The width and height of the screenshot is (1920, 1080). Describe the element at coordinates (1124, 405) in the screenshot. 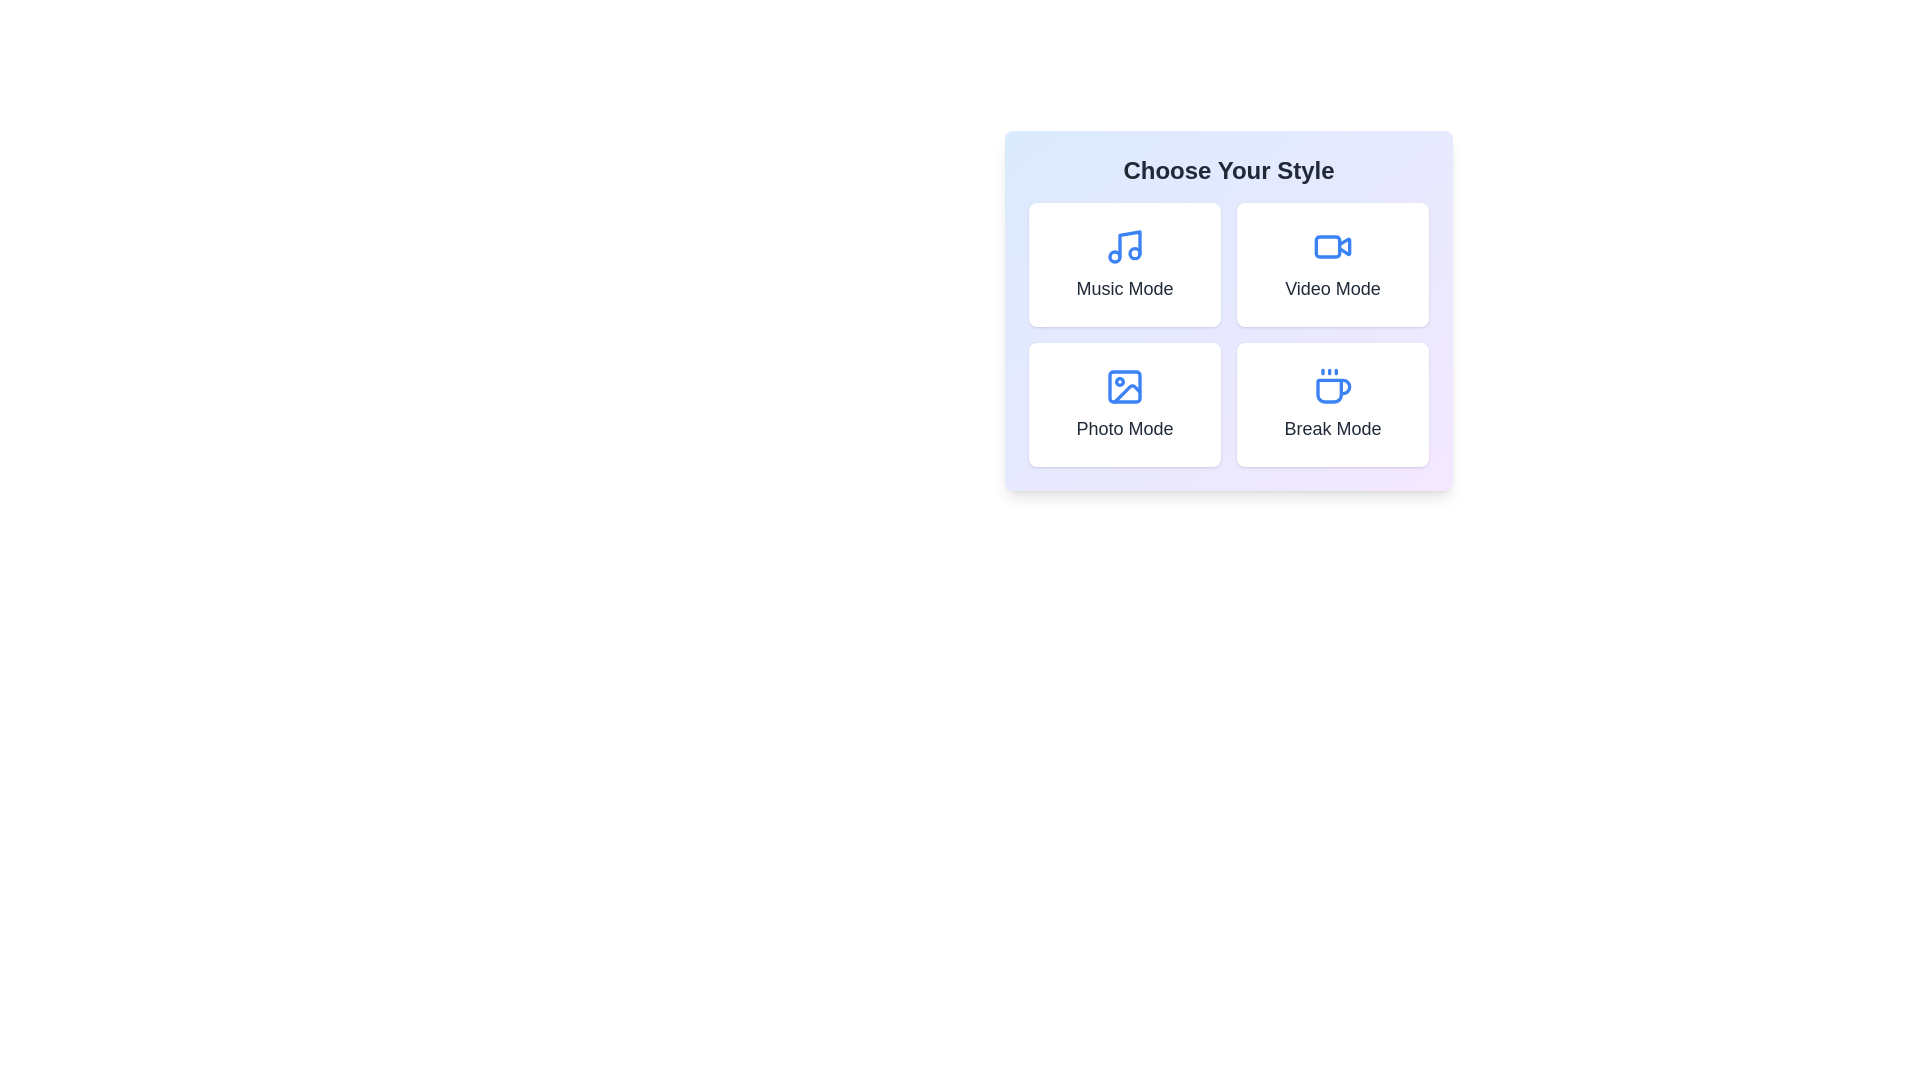

I see `the button representing Photo Mode` at that location.